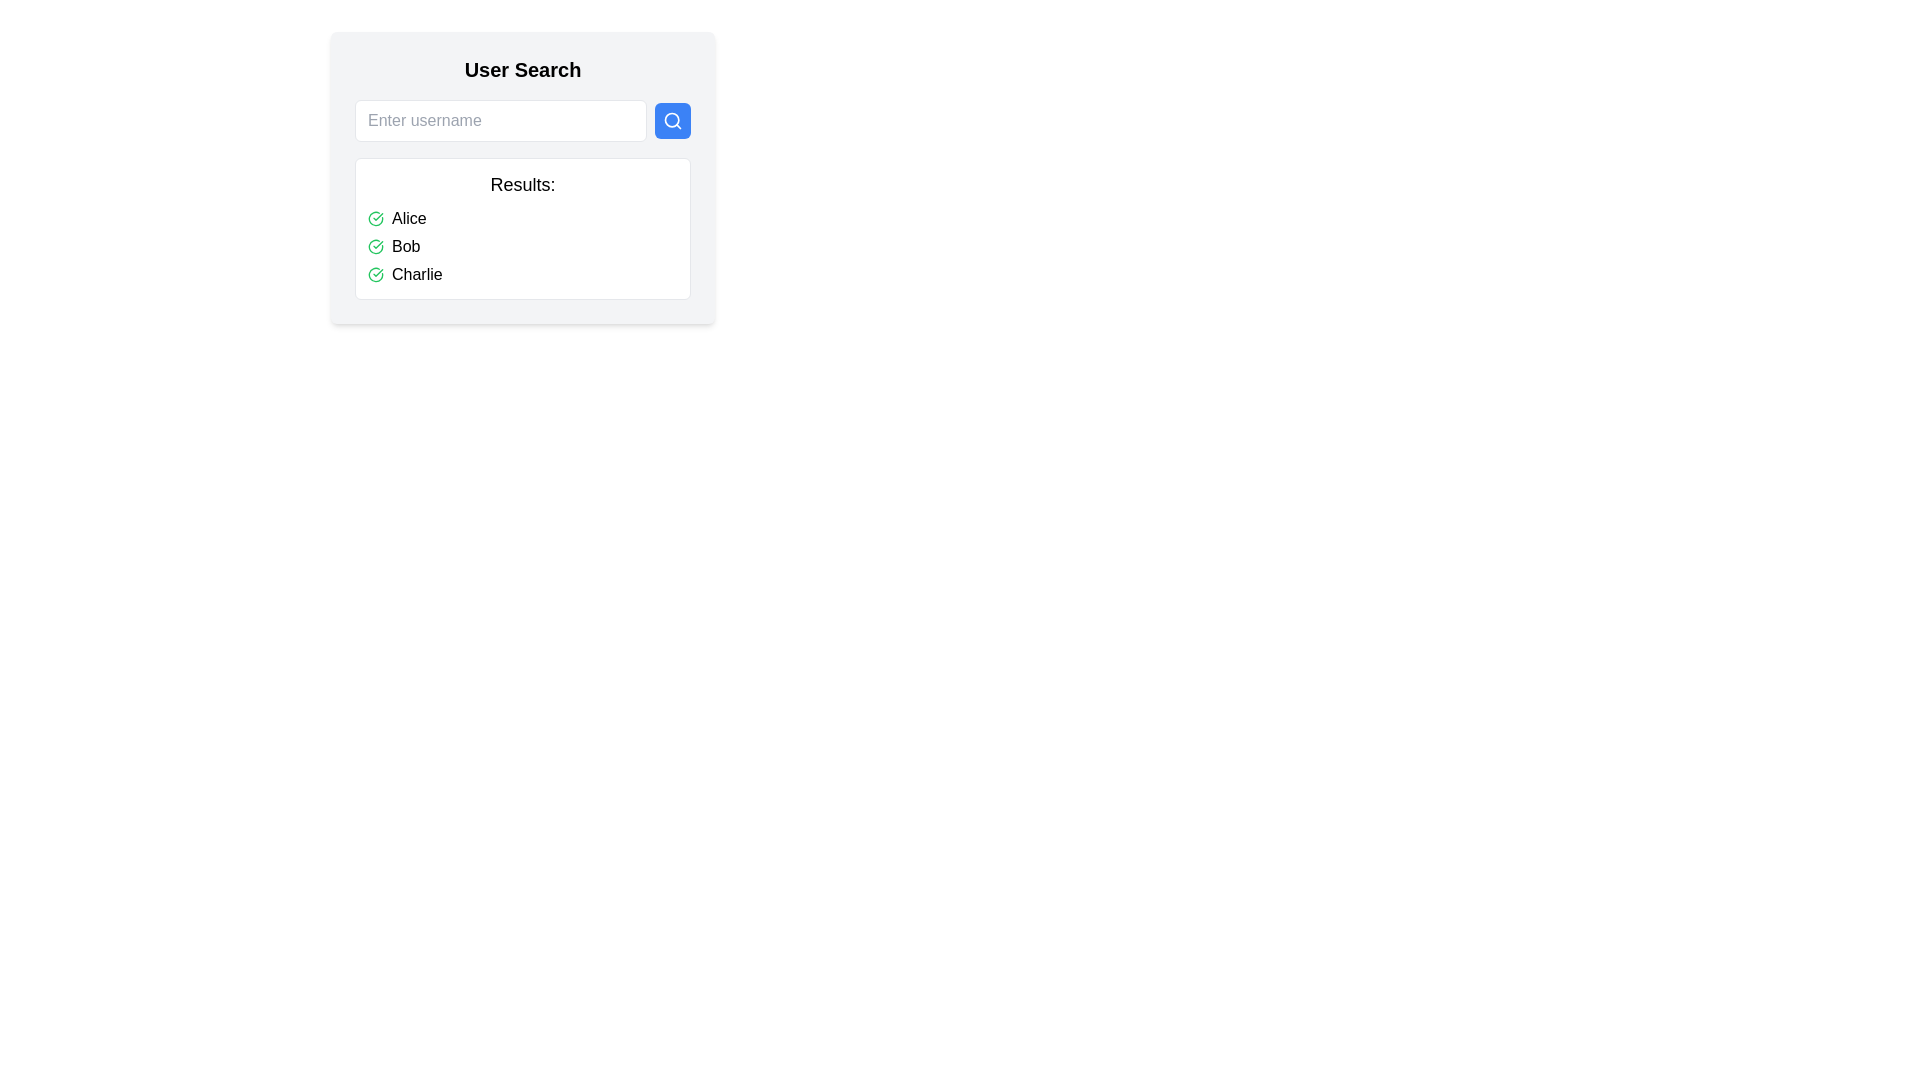 Image resolution: width=1920 pixels, height=1080 pixels. Describe the element at coordinates (405, 245) in the screenshot. I see `the text label 'Bob'` at that location.